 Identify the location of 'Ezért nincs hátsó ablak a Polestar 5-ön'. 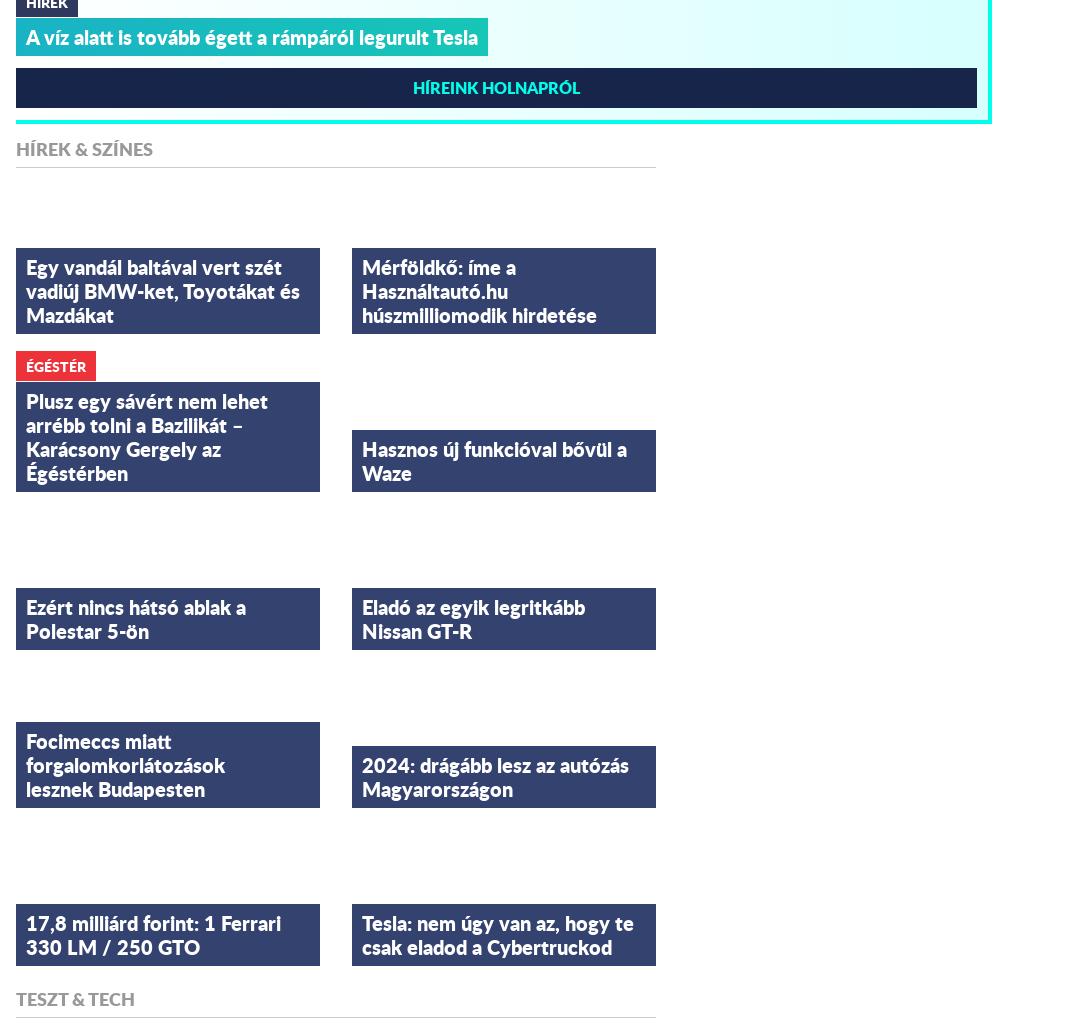
(136, 618).